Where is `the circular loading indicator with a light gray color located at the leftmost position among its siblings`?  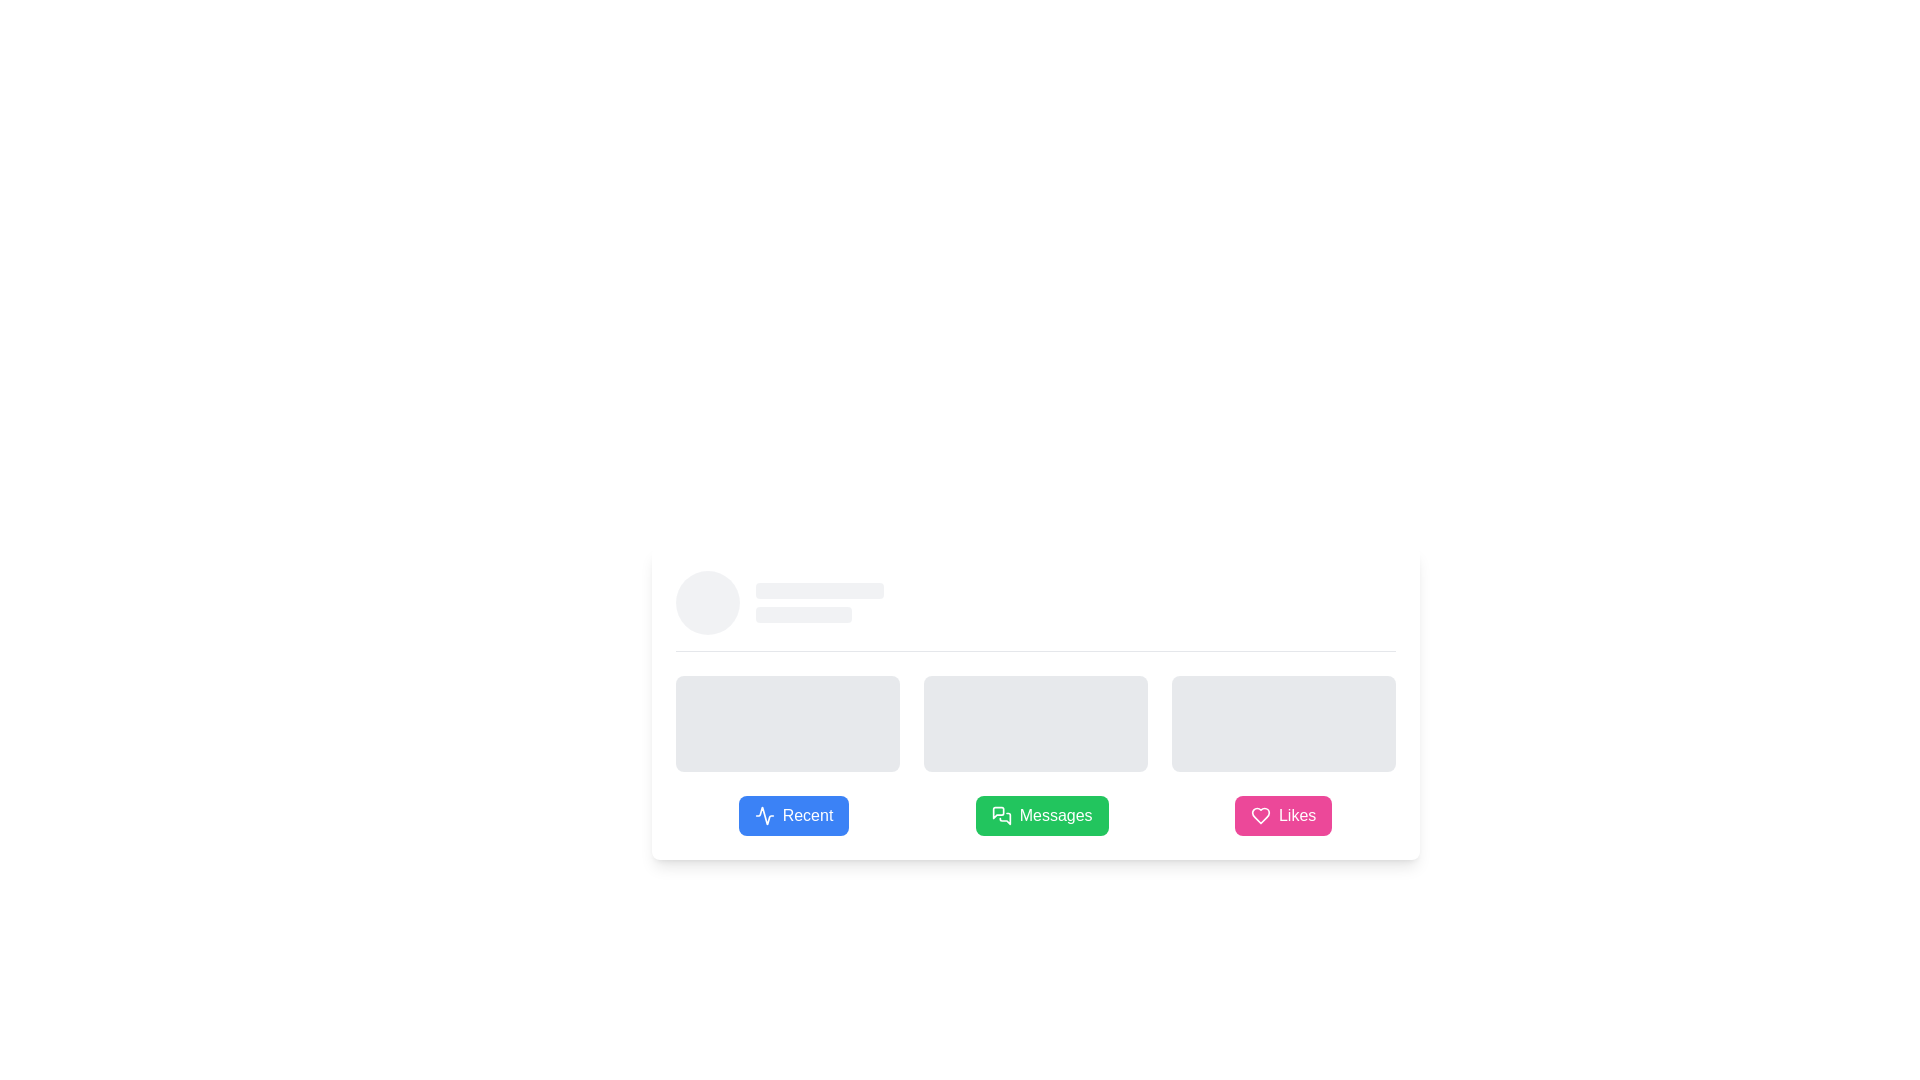
the circular loading indicator with a light gray color located at the leftmost position among its siblings is located at coordinates (707, 601).